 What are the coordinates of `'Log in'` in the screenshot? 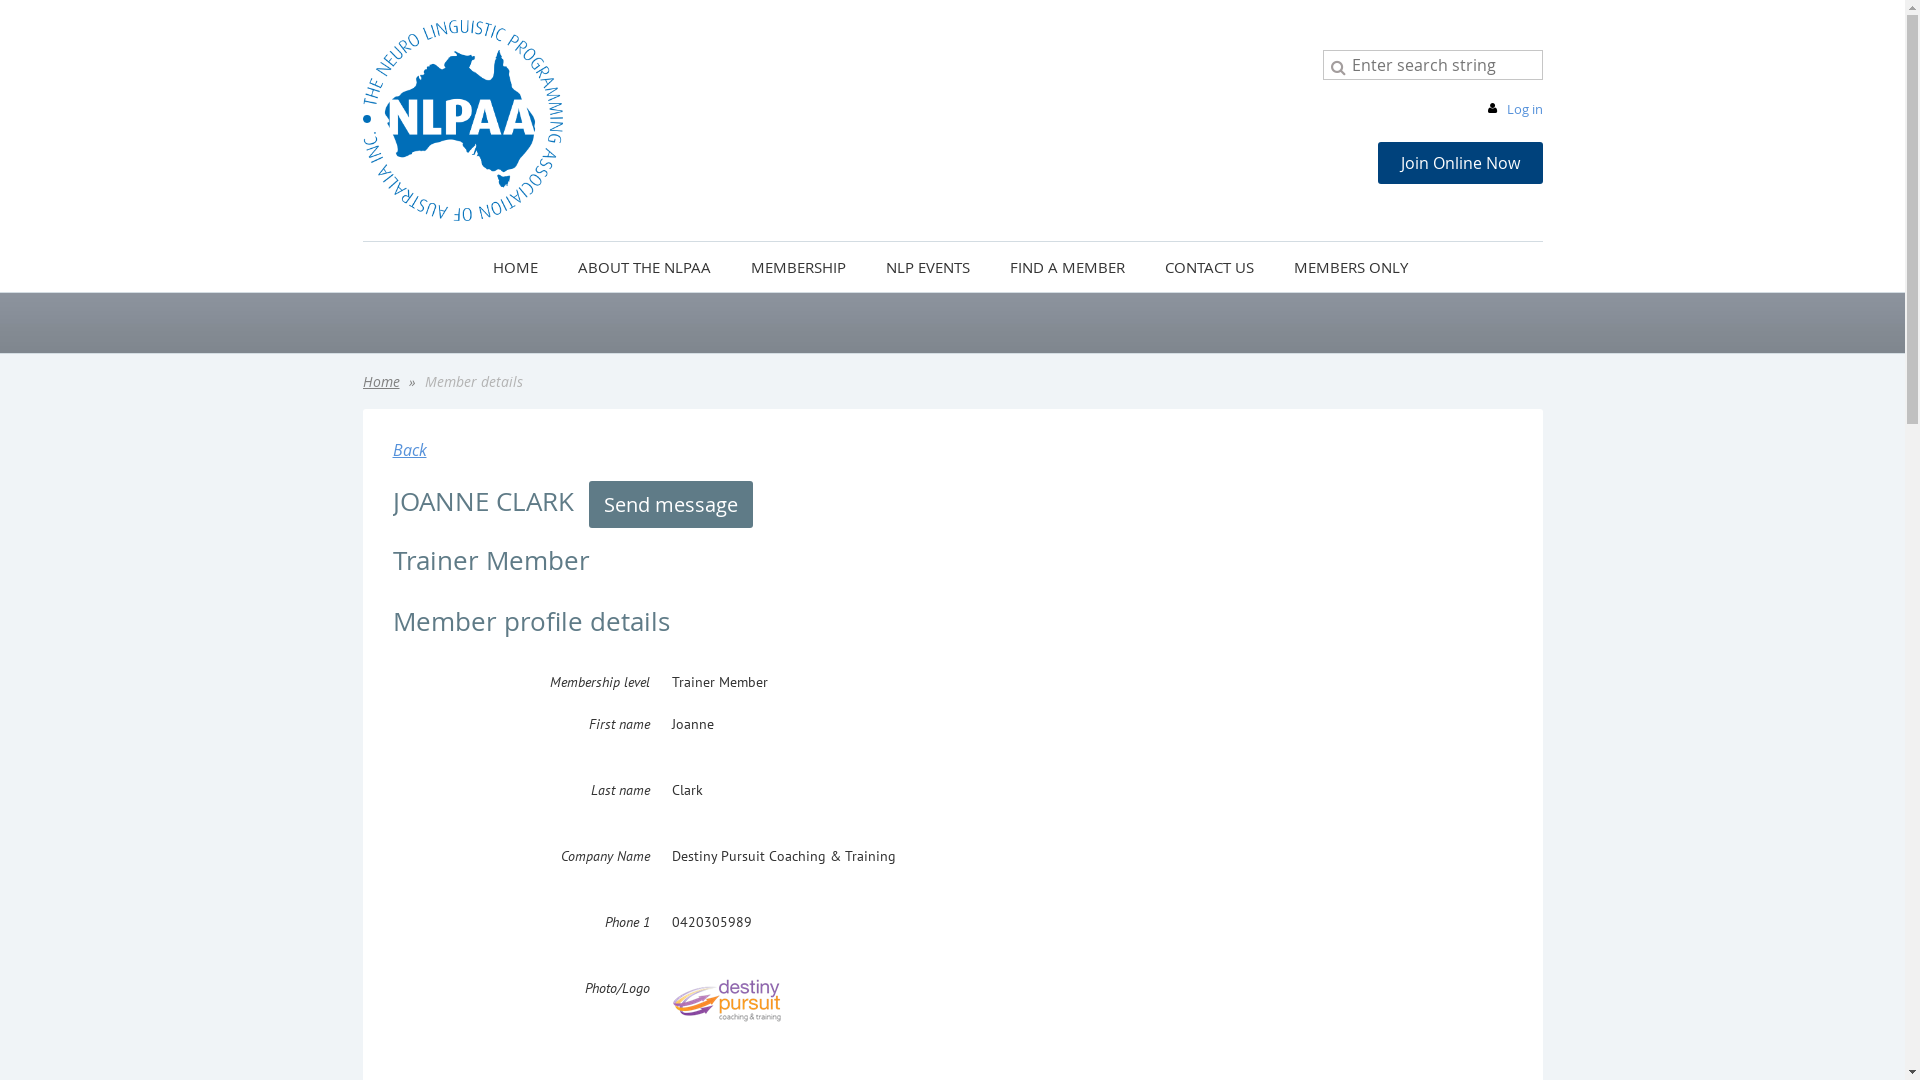 It's located at (1483, 108).